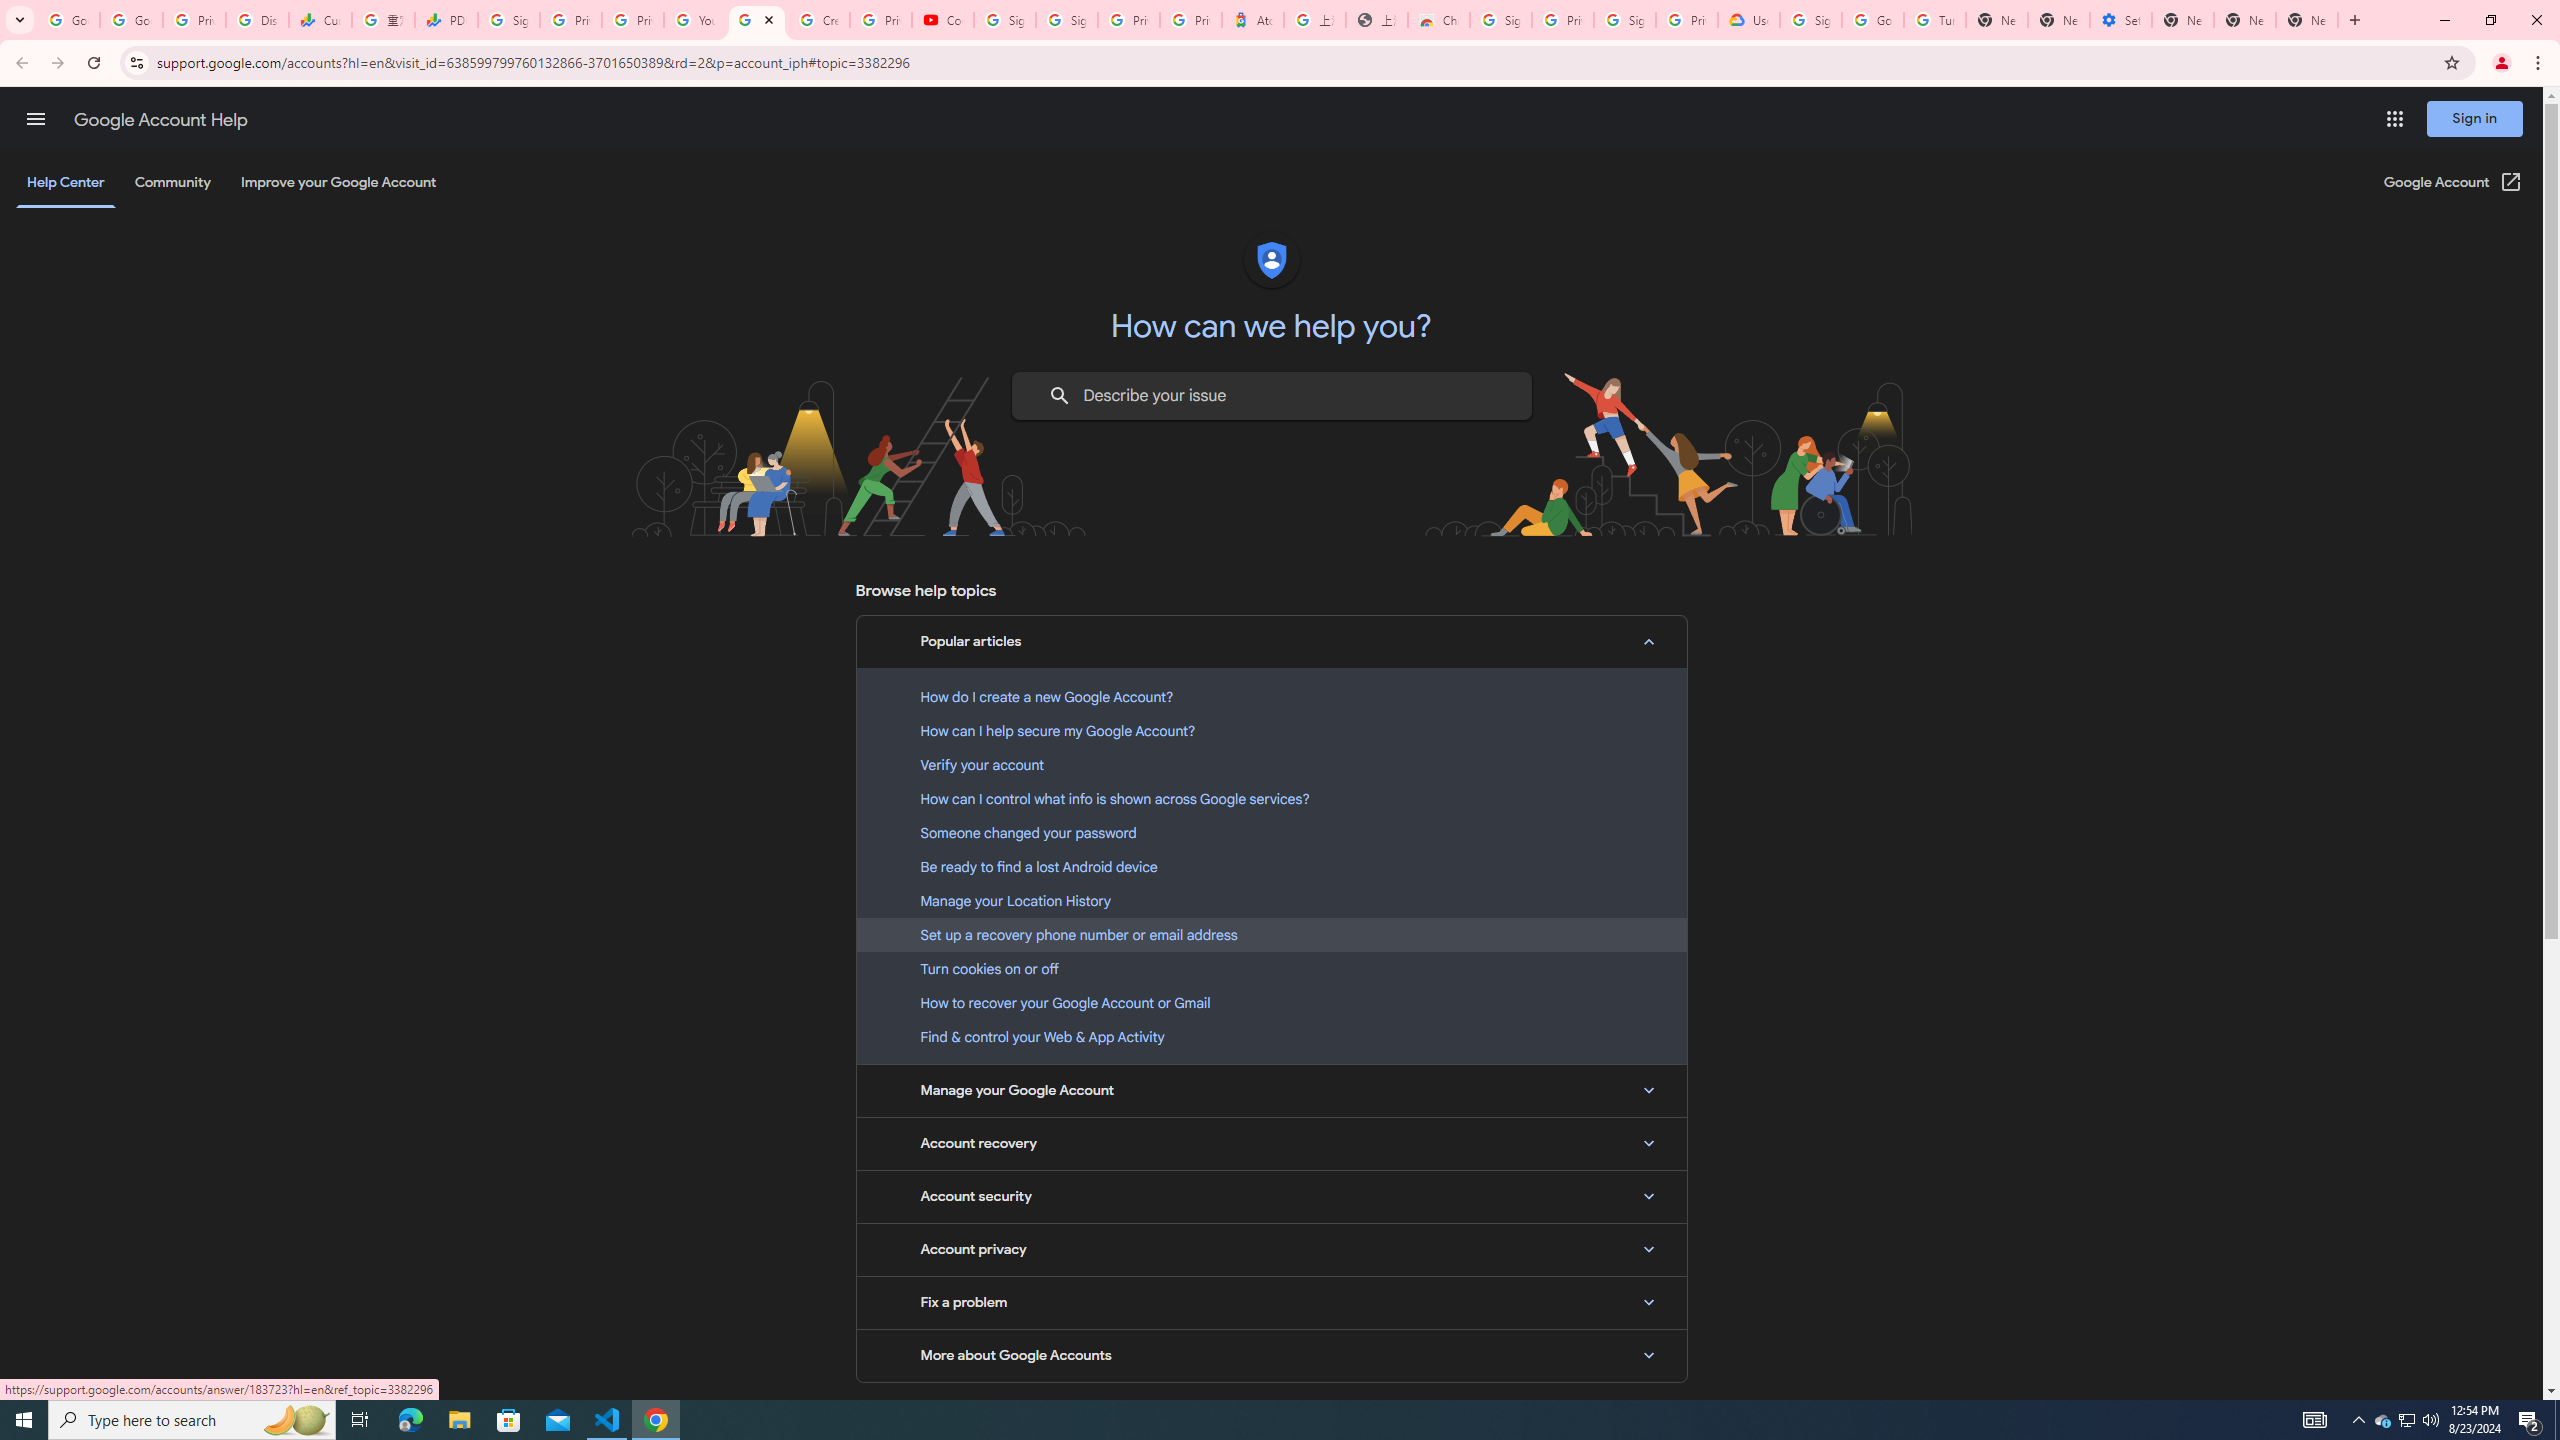 The image size is (2560, 1440). Describe the element at coordinates (1271, 968) in the screenshot. I see `'Turn cookies on or off'` at that location.